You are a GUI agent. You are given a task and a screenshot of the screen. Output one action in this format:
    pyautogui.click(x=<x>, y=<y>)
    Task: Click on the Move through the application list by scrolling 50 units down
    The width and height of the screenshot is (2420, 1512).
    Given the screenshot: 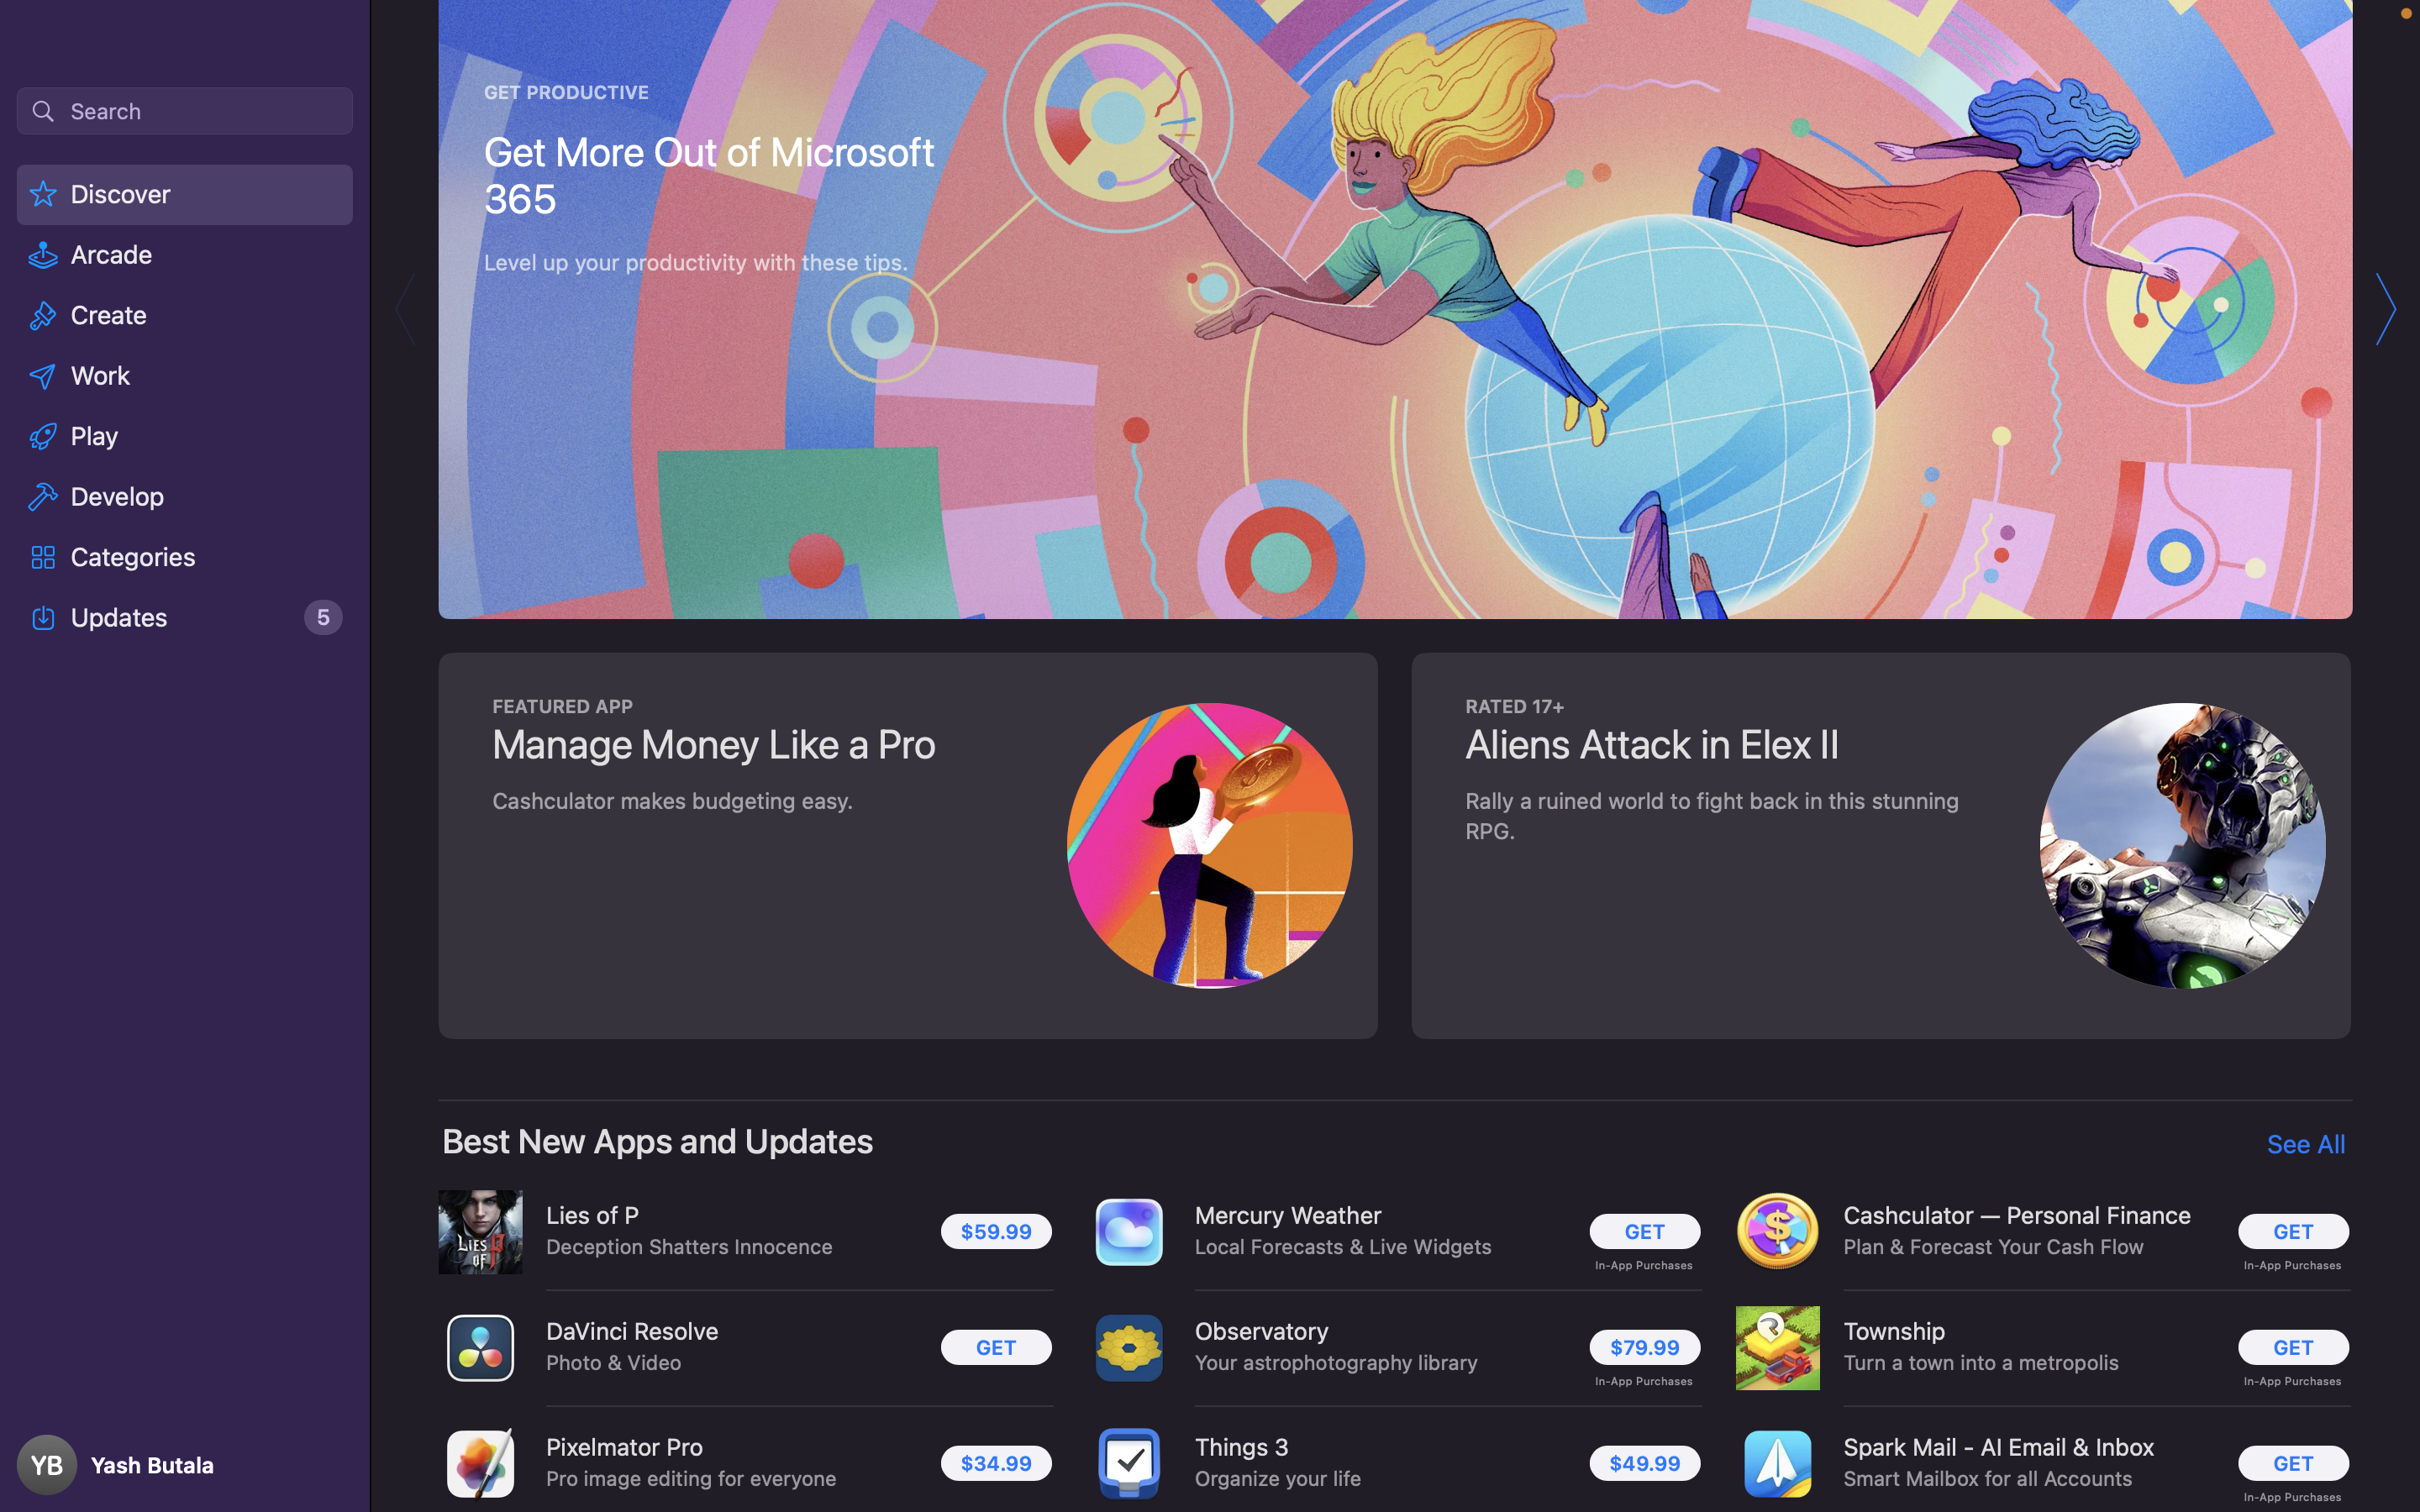 What is the action you would take?
    pyautogui.click(x=1397, y=756)
    